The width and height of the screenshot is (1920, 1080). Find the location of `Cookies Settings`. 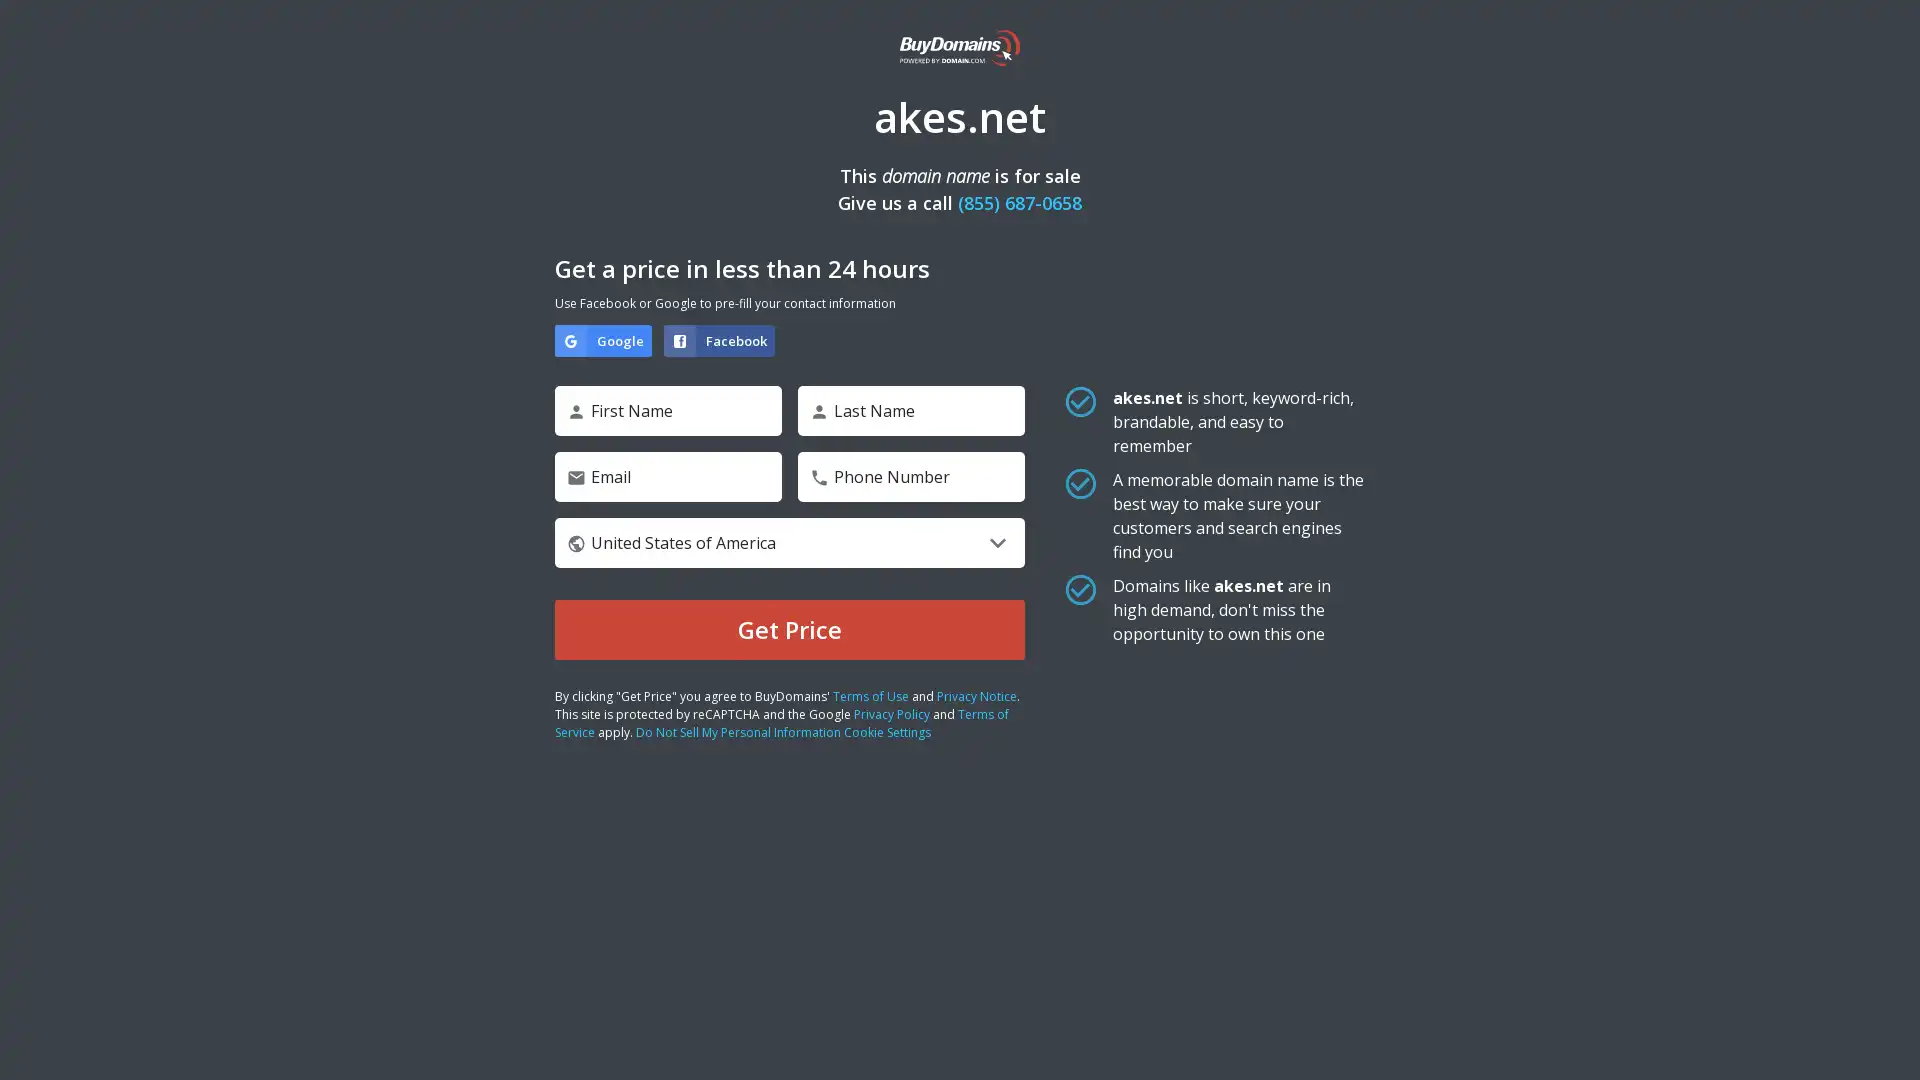

Cookies Settings is located at coordinates (203, 1002).